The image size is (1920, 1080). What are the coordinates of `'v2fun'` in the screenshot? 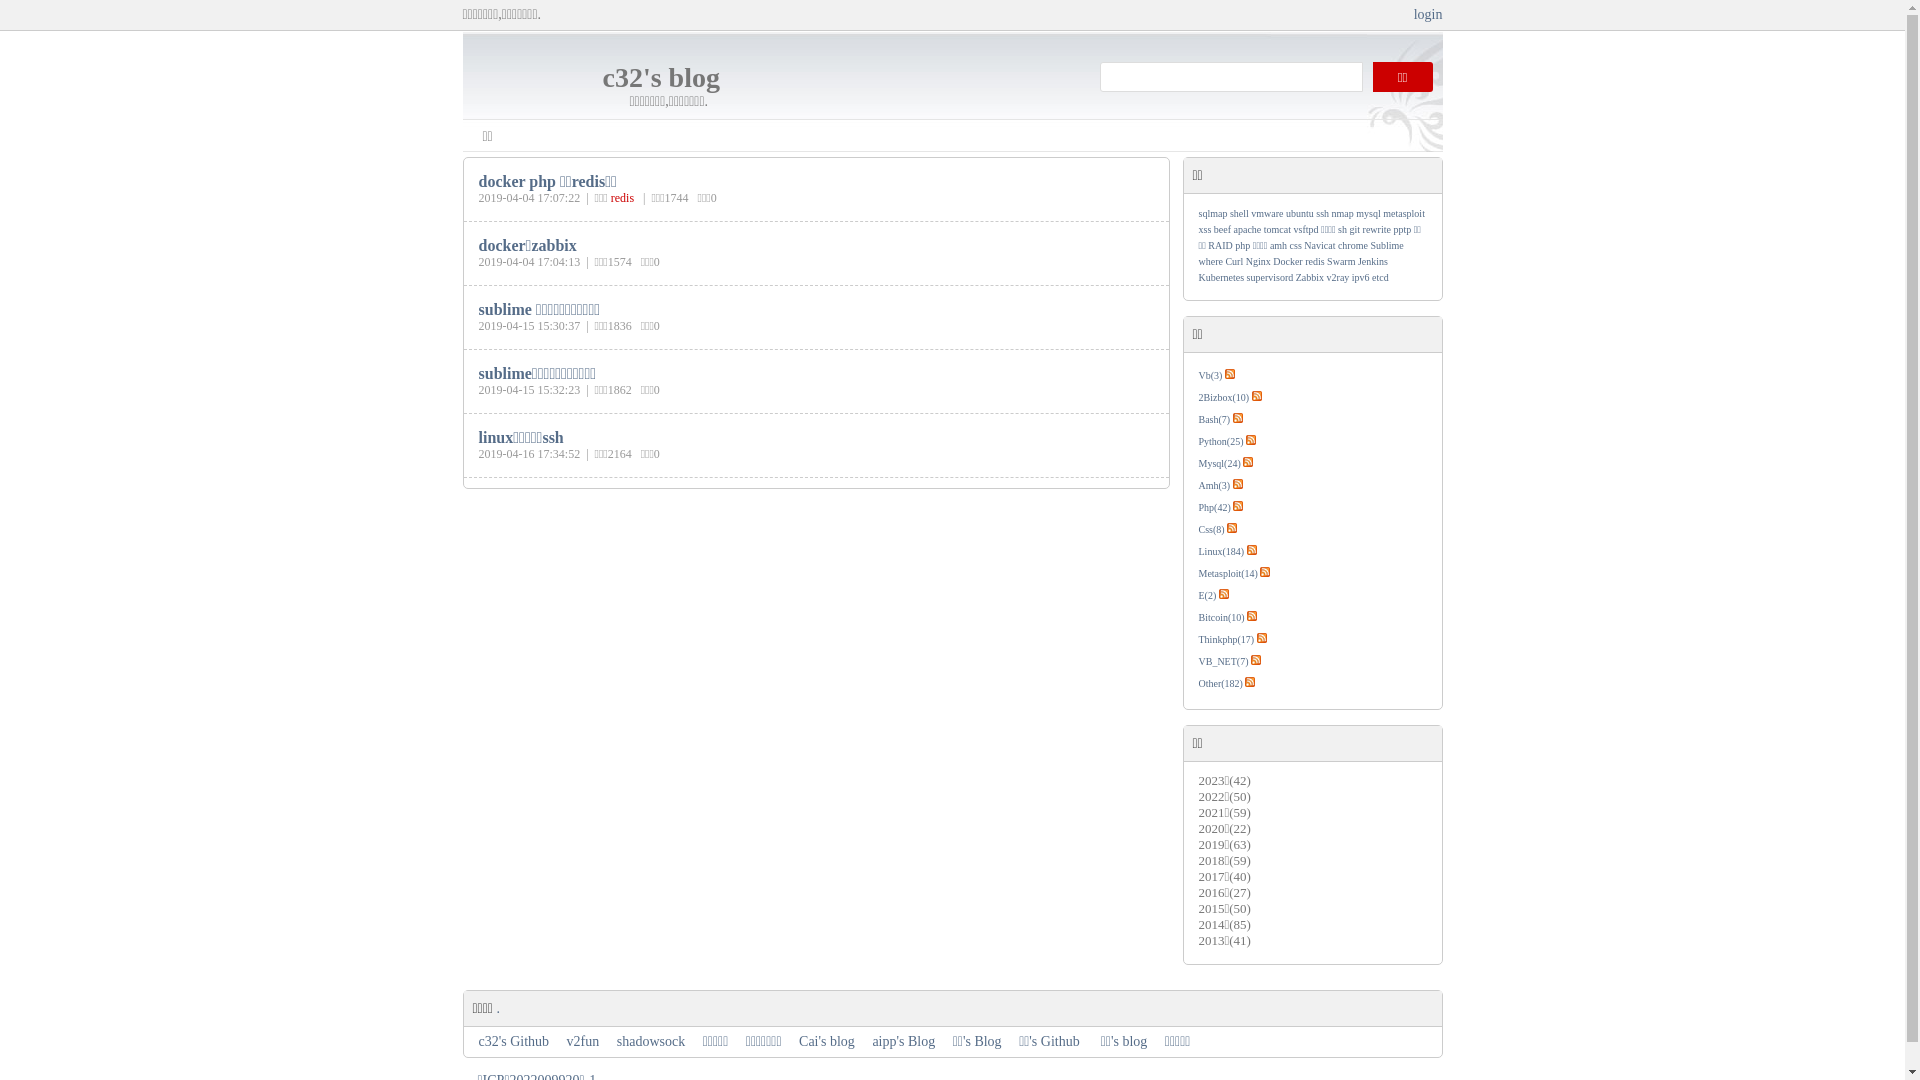 It's located at (582, 1040).